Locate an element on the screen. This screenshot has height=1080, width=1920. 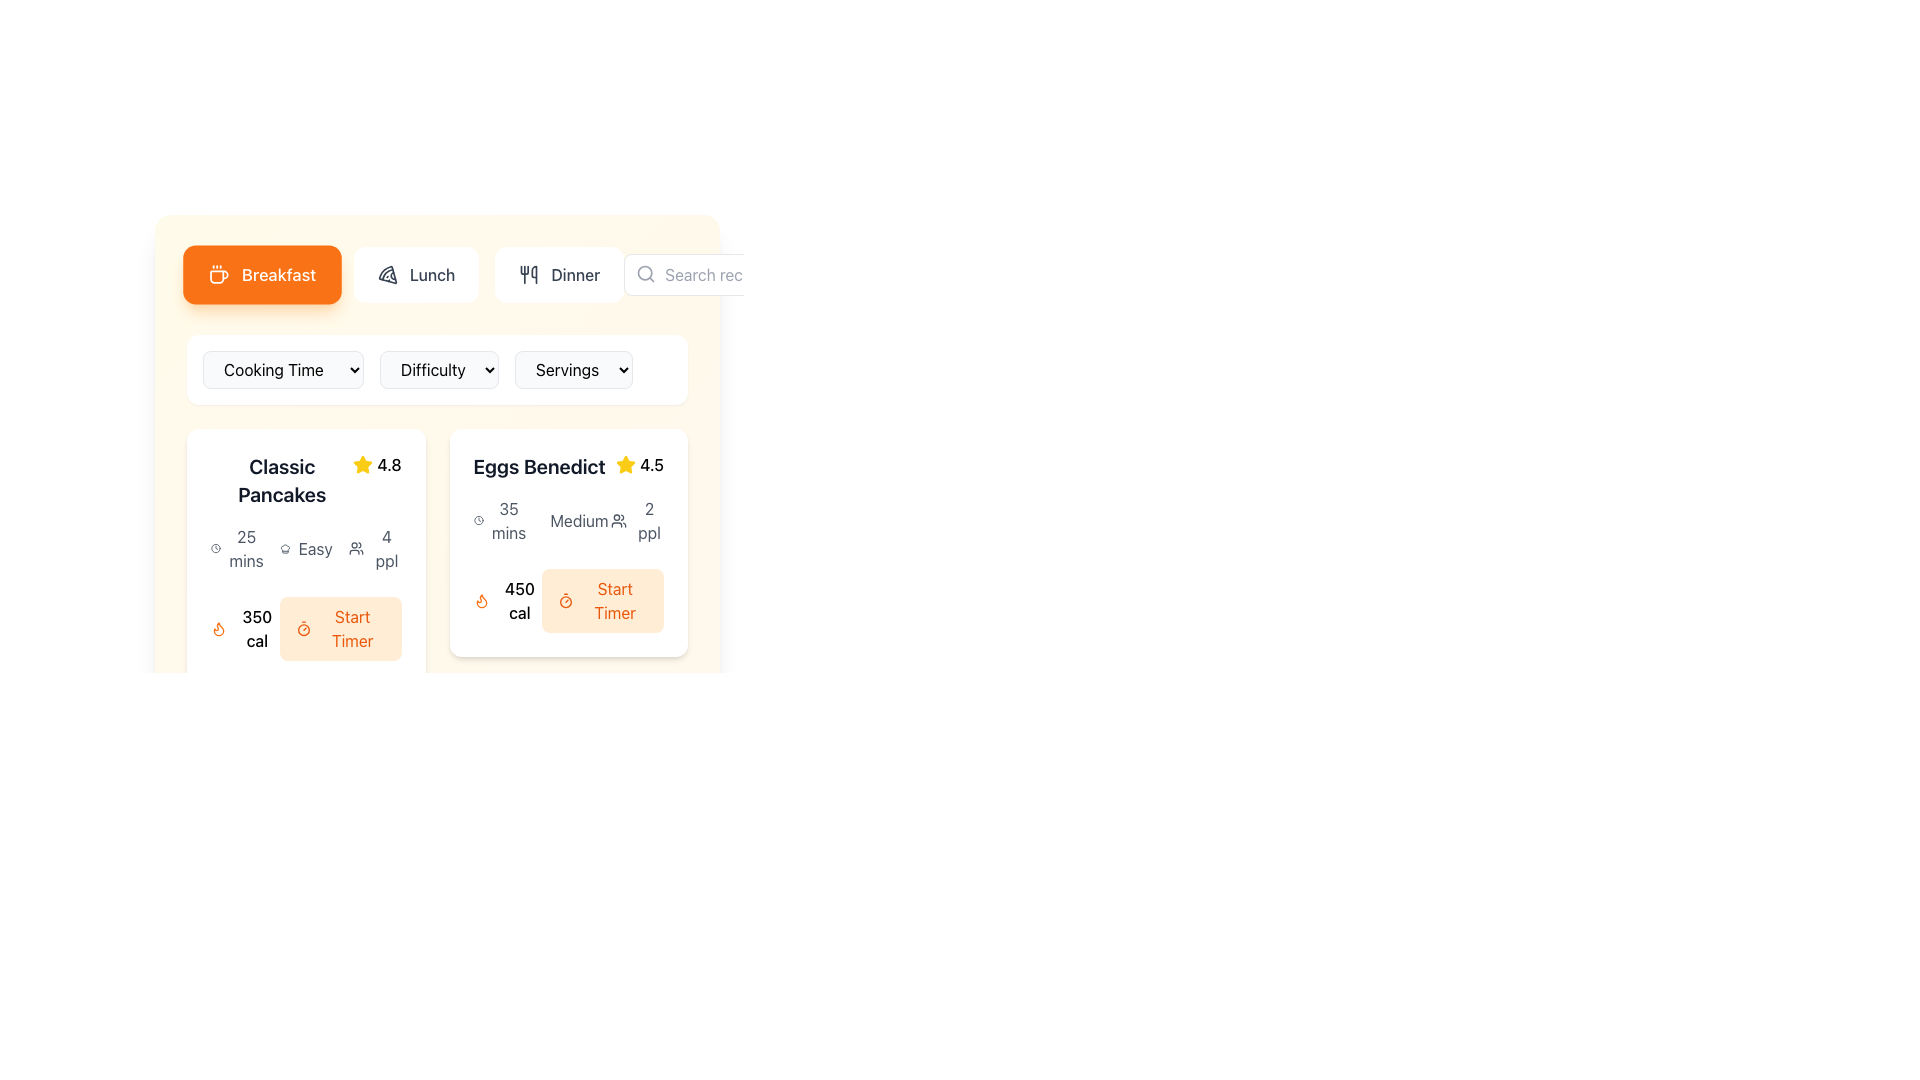
the star SVG icon representing the numerical rating of '4.8', located to the left of the text in the recipe card for 'Classic Pancakes' is located at coordinates (363, 465).